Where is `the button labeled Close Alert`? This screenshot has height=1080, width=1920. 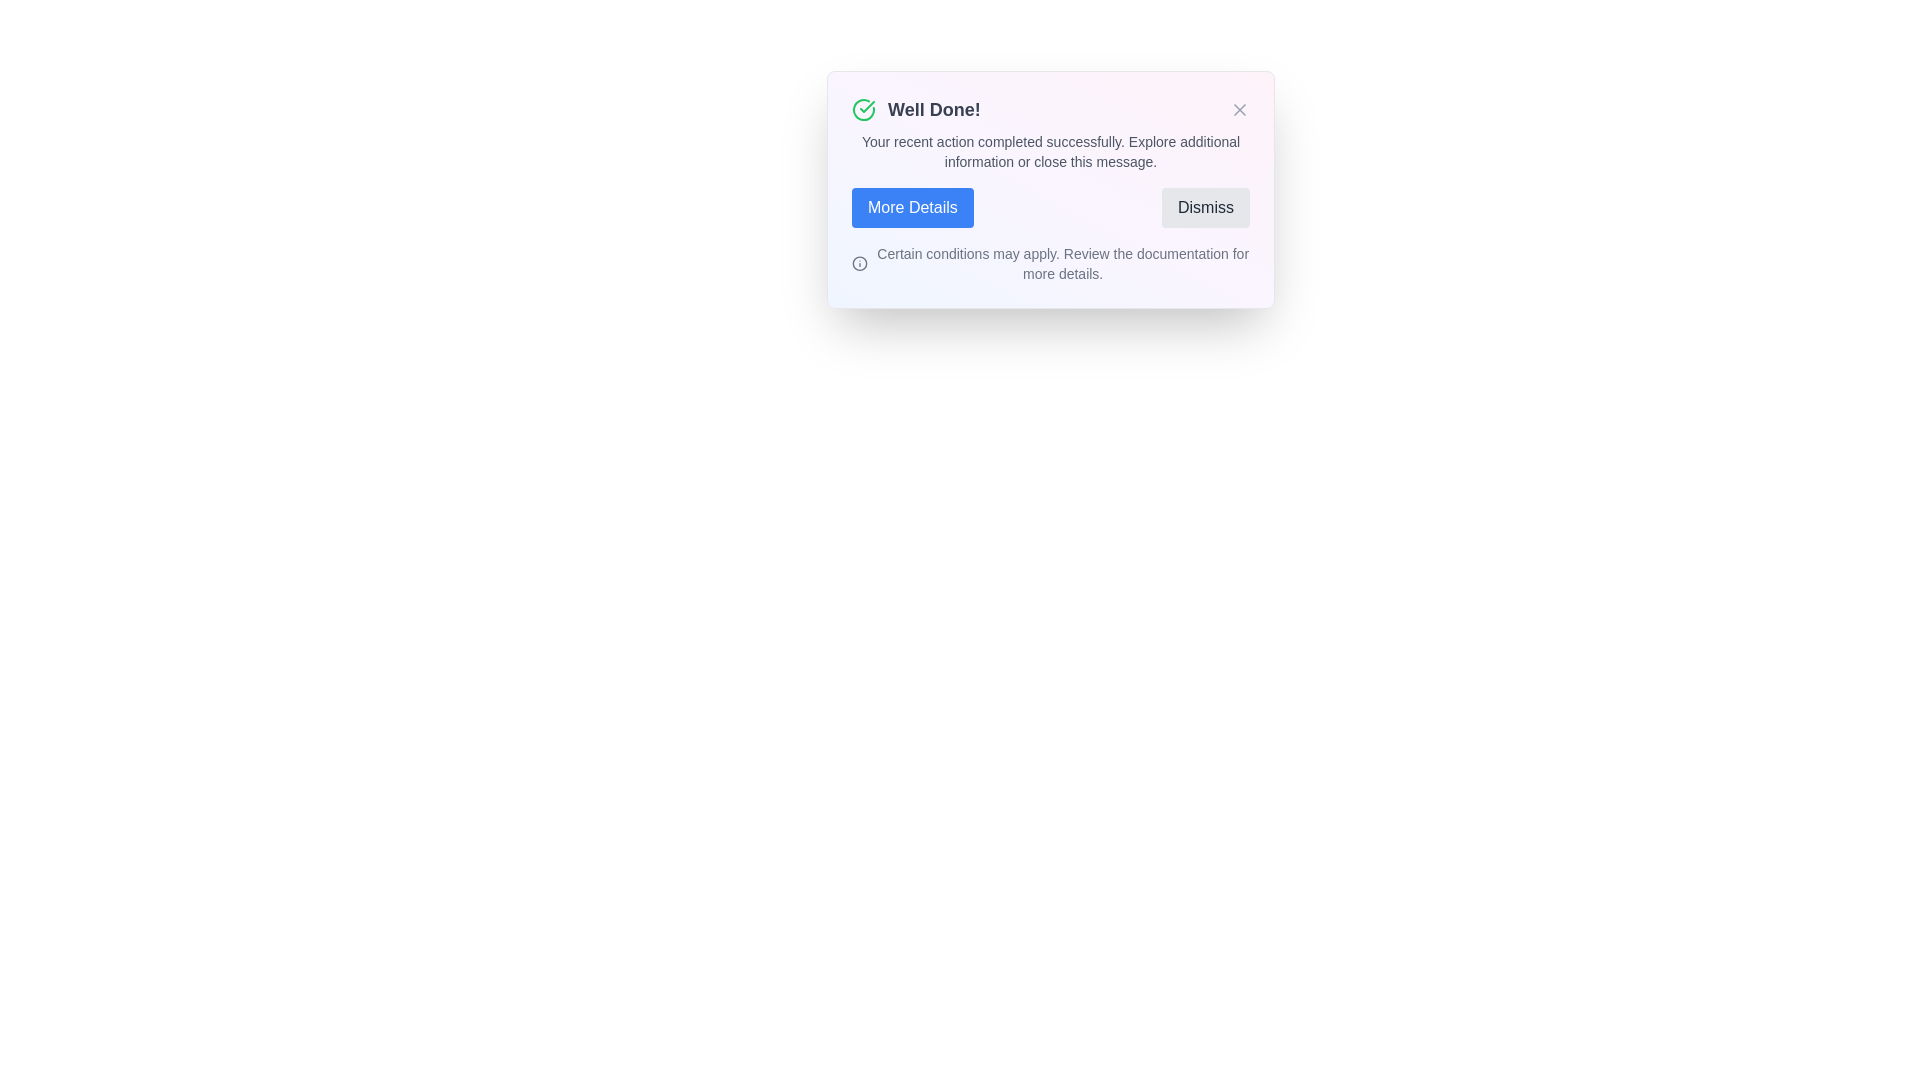
the button labeled Close Alert is located at coordinates (1238, 110).